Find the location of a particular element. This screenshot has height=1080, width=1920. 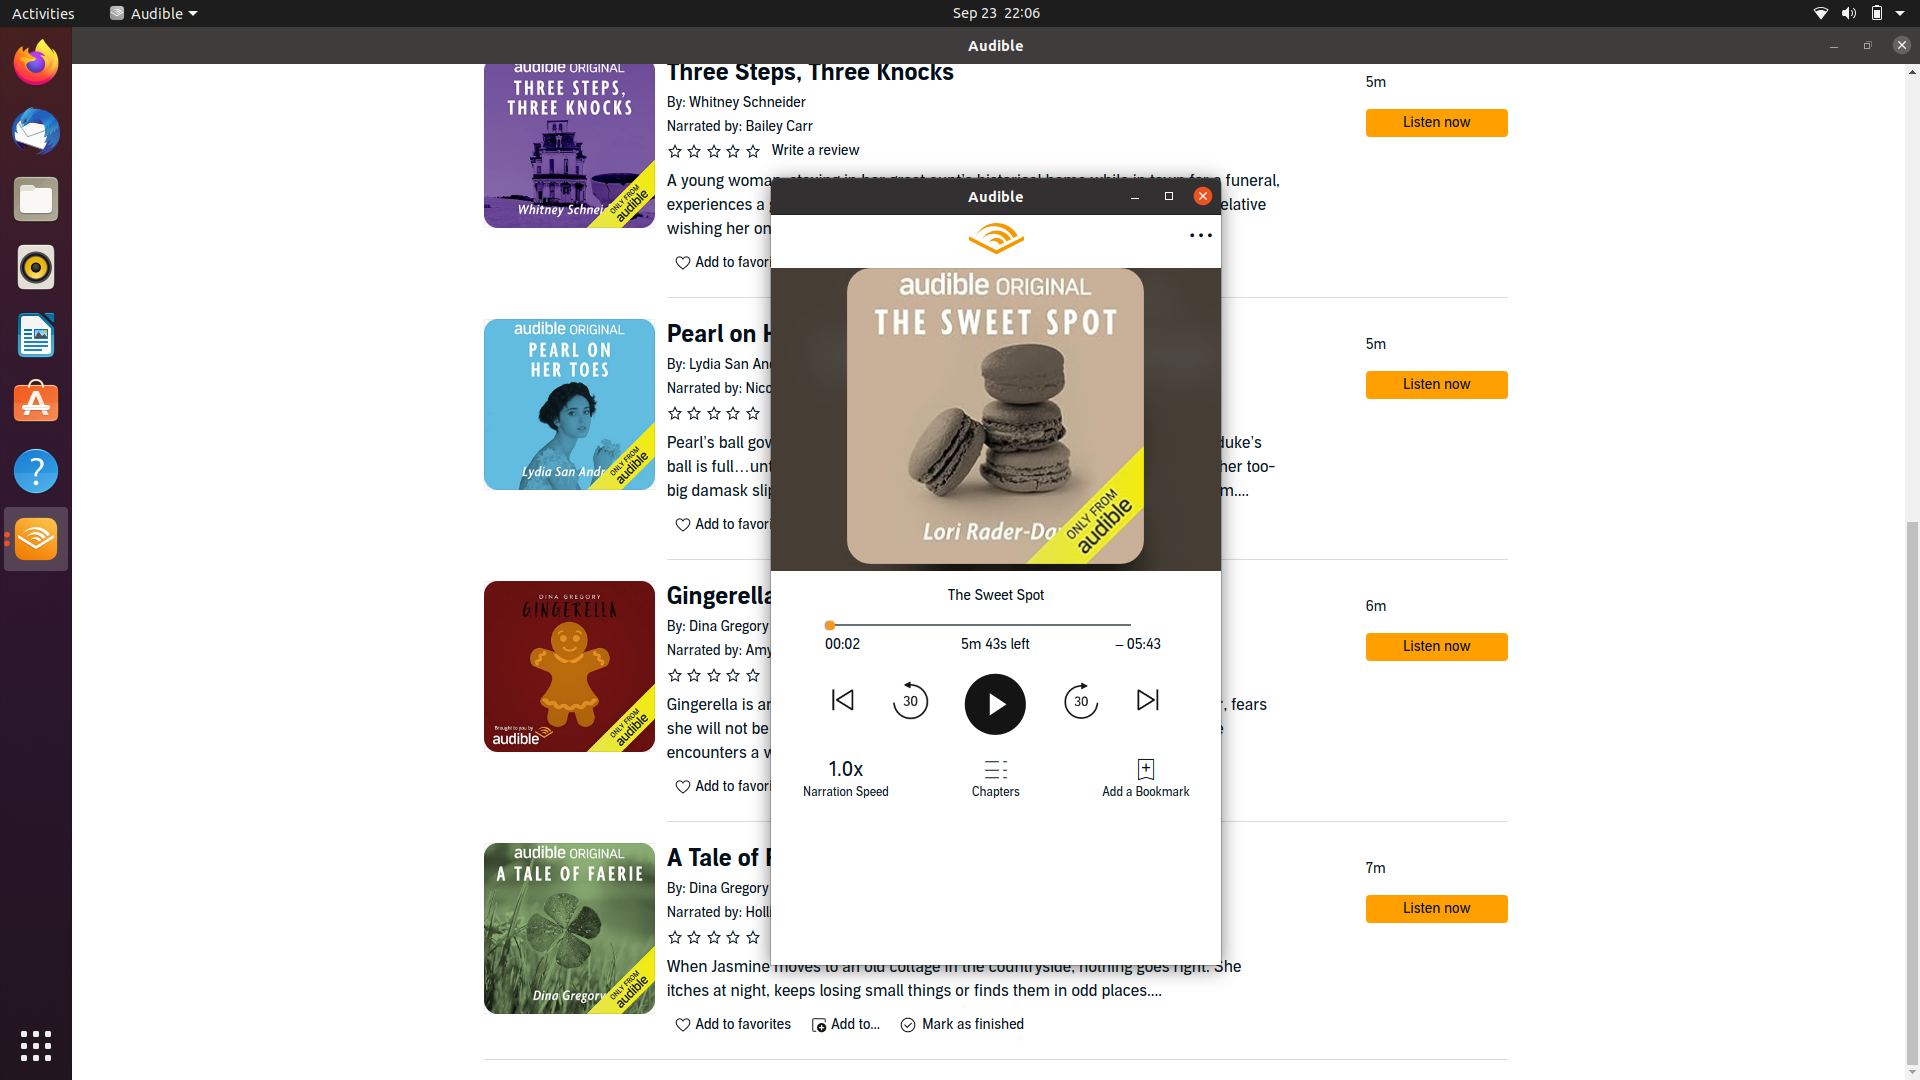

Shift the speech speed to the next possible rate is located at coordinates (846, 774).